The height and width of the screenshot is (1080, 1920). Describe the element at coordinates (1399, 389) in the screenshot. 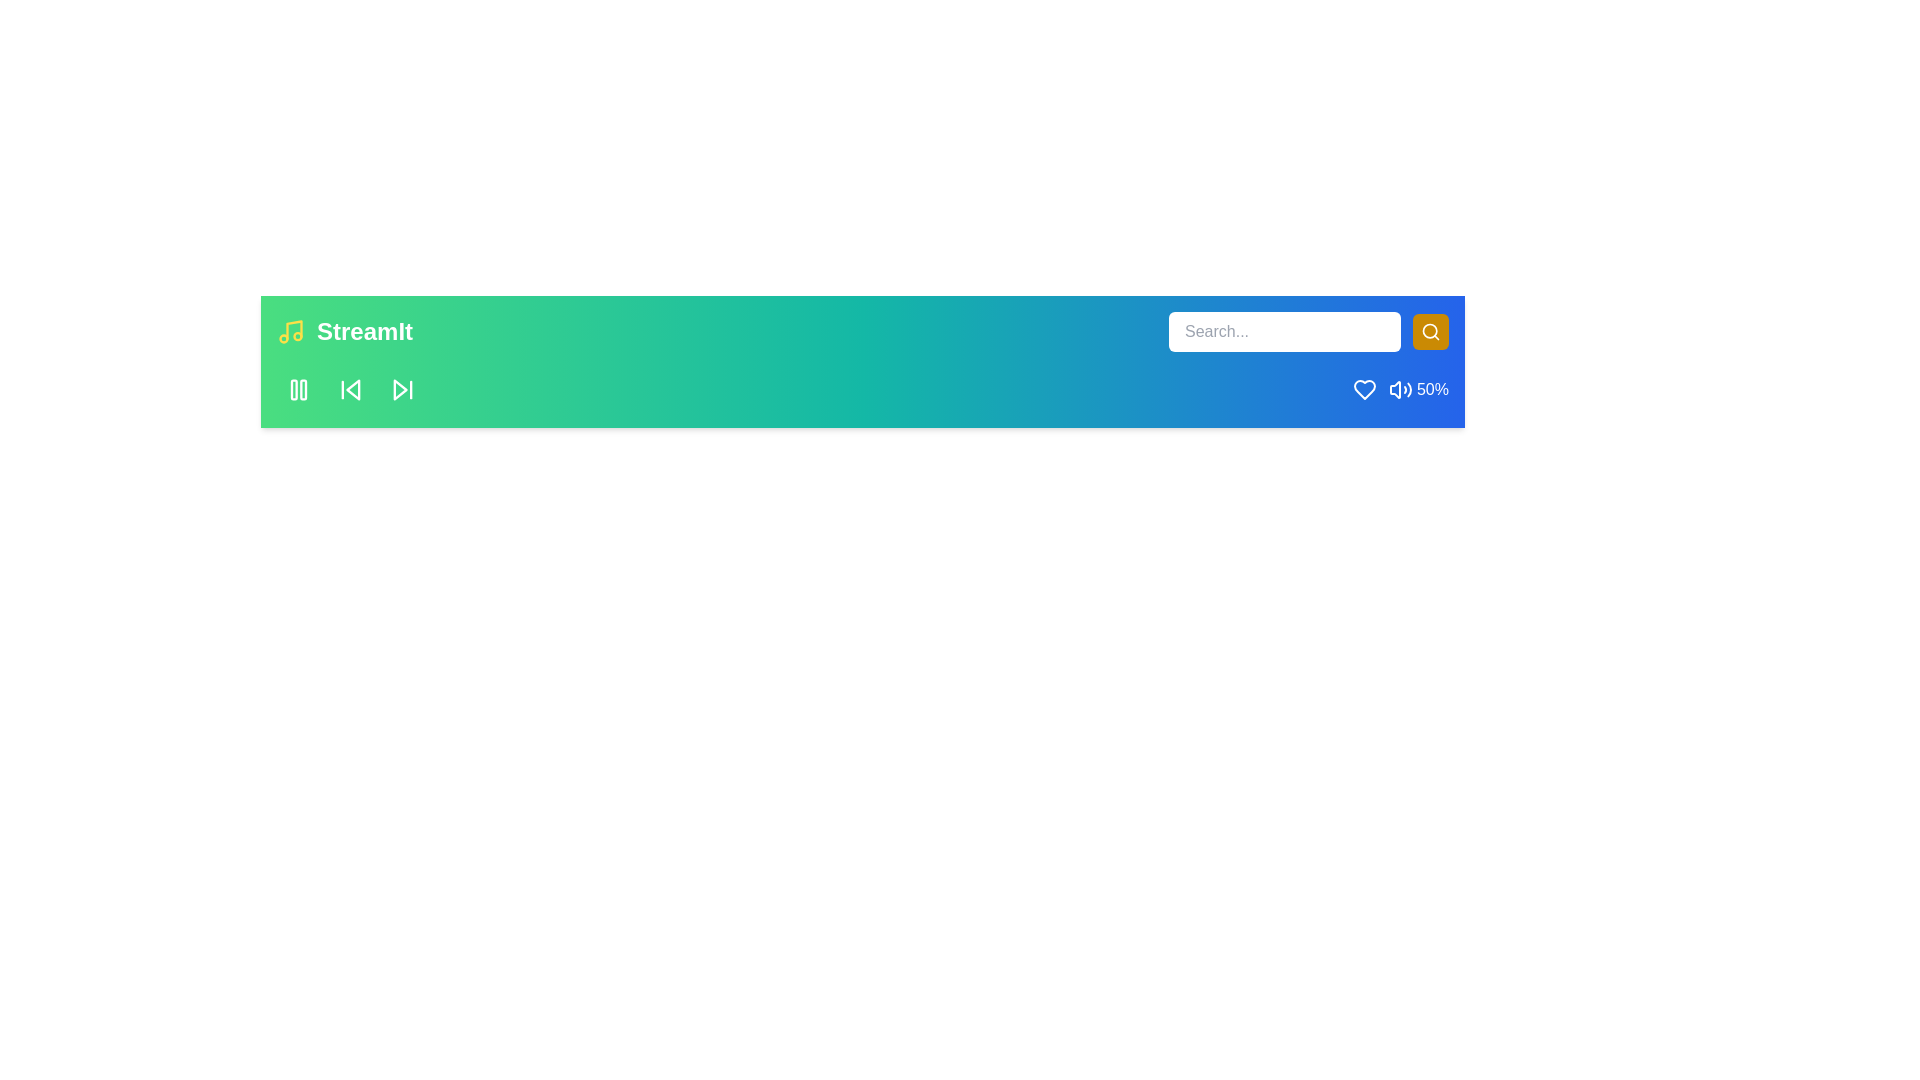

I see `the volume to 52% by interacting with the volume control` at that location.